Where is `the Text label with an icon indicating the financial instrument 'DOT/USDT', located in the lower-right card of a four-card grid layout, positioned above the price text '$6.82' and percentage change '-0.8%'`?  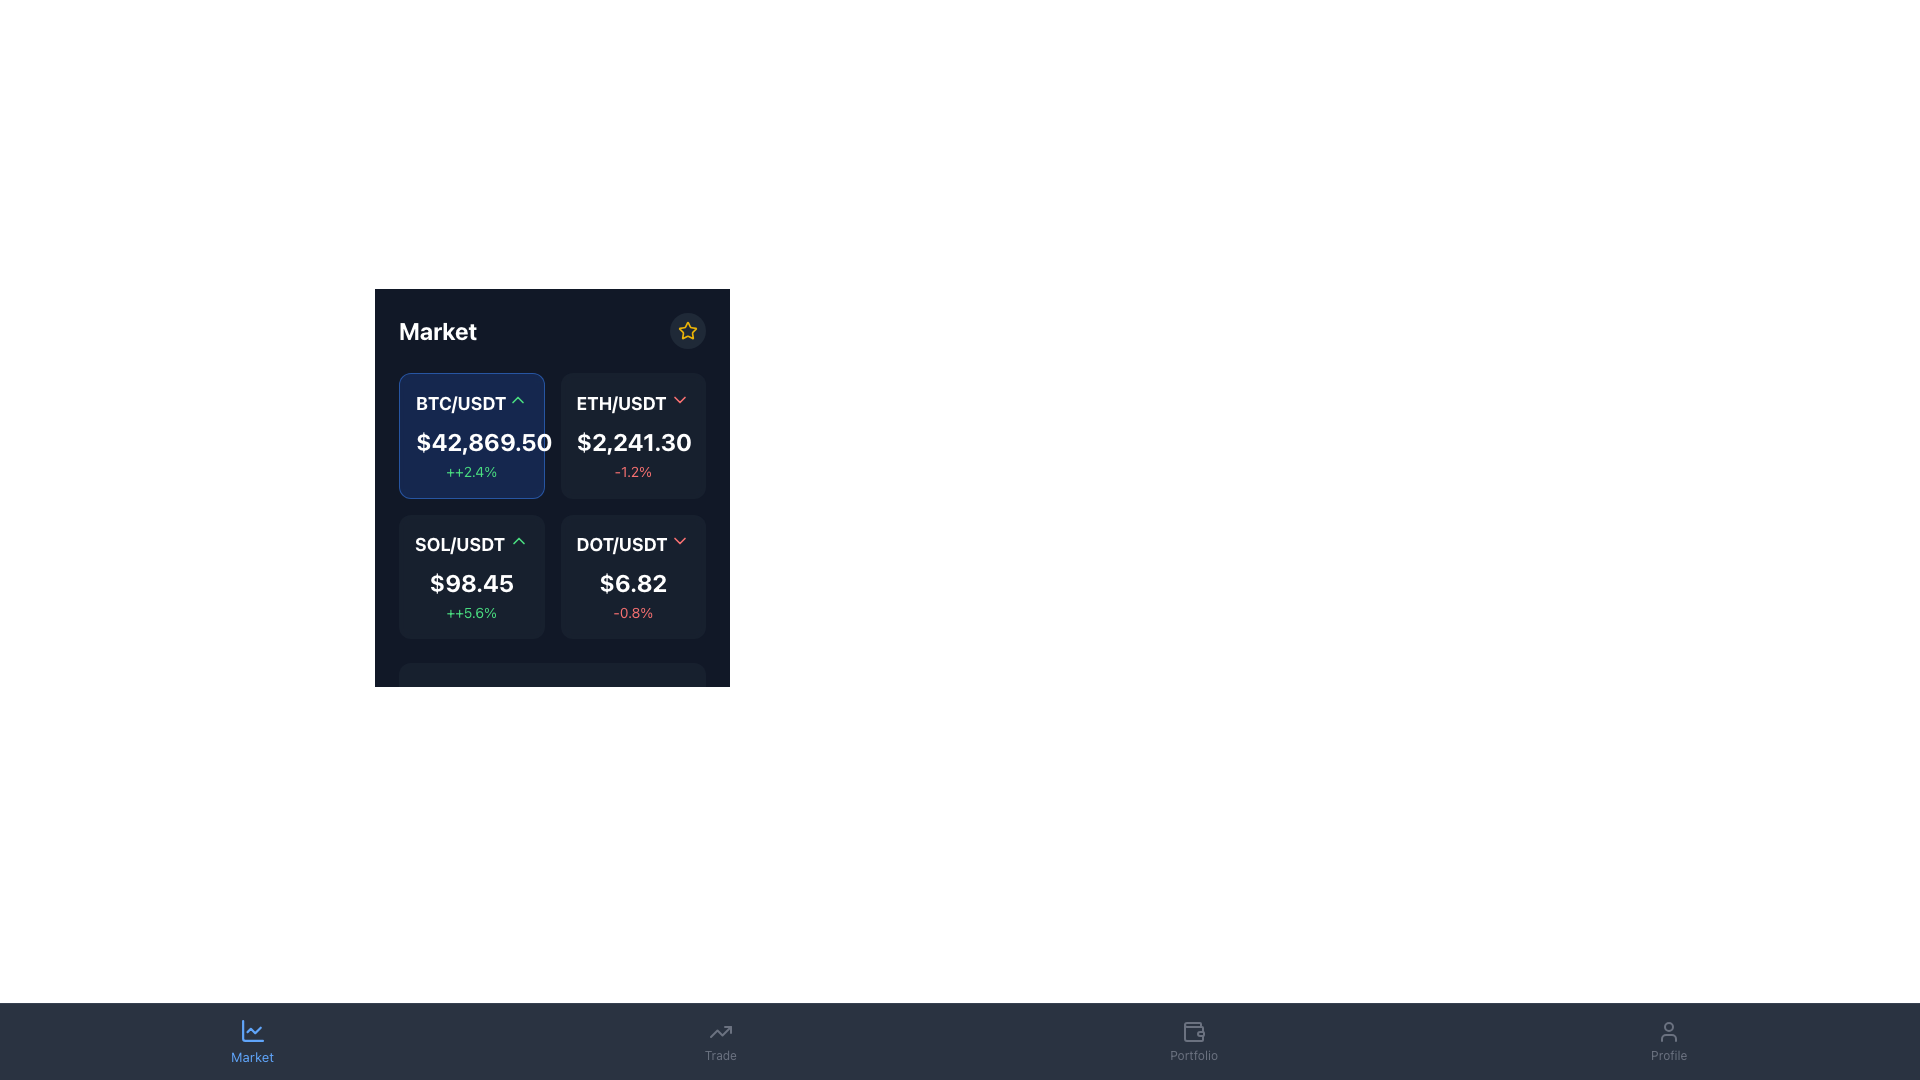 the Text label with an icon indicating the financial instrument 'DOT/USDT', located in the lower-right card of a four-card grid layout, positioned above the price text '$6.82' and percentage change '-0.8%' is located at coordinates (632, 544).